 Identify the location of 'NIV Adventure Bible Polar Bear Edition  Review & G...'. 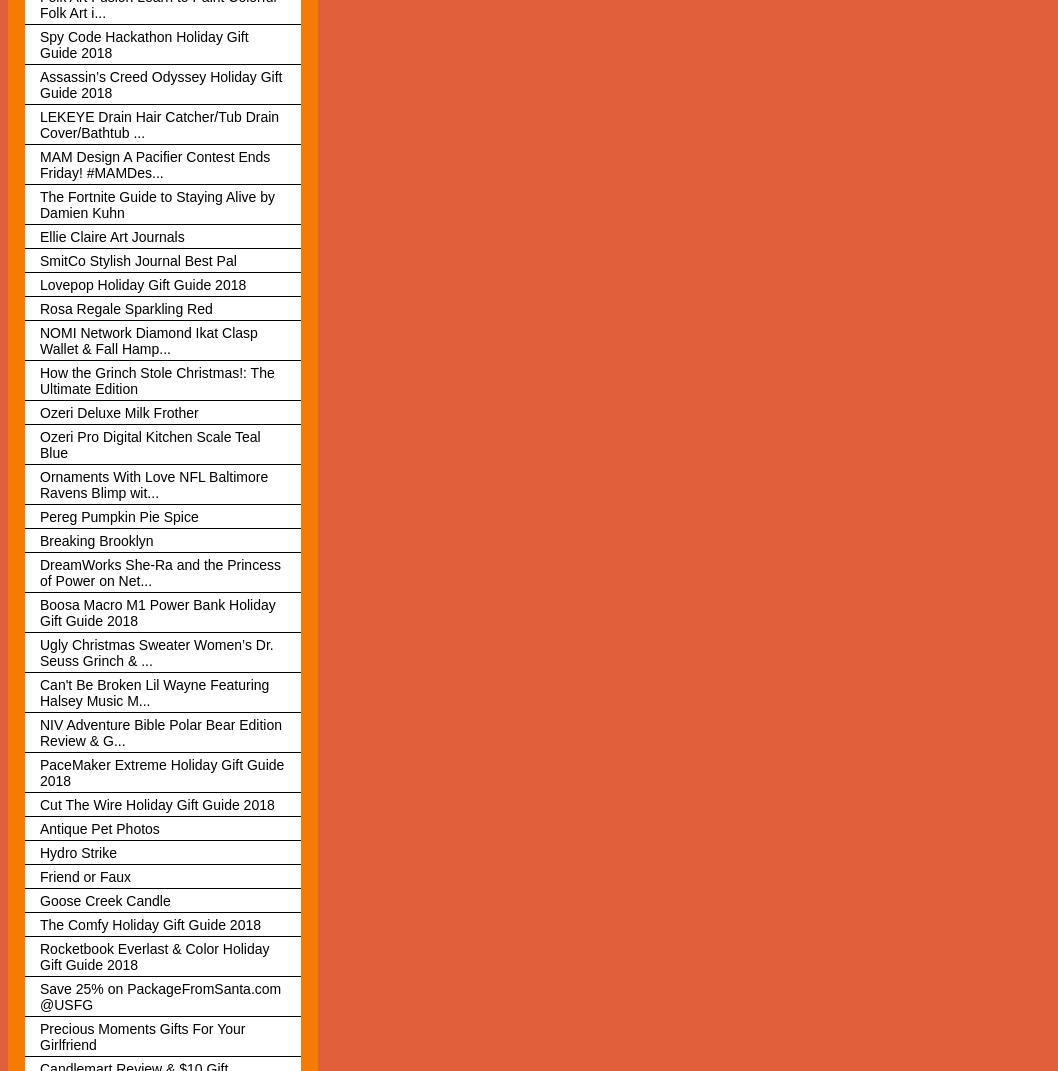
(160, 732).